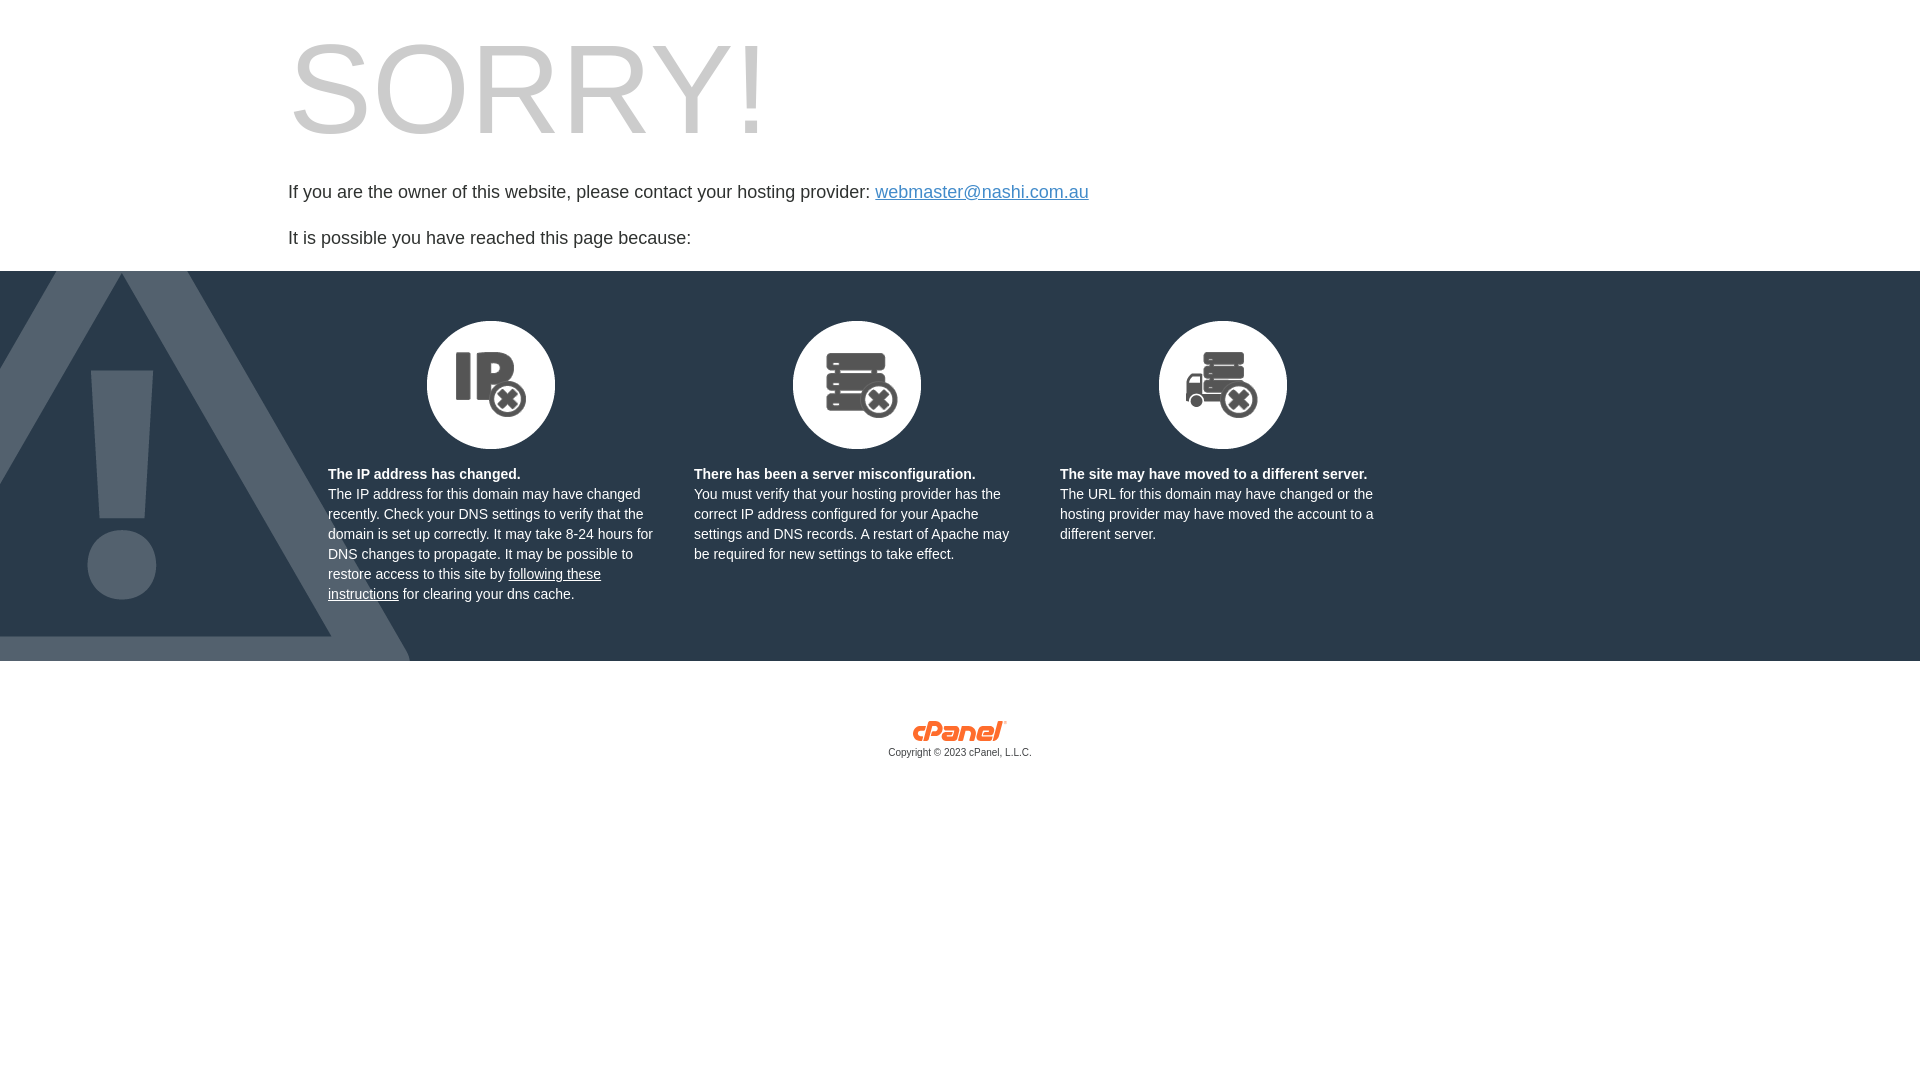 The width and height of the screenshot is (1920, 1080). I want to click on 'following these instructions', so click(463, 583).